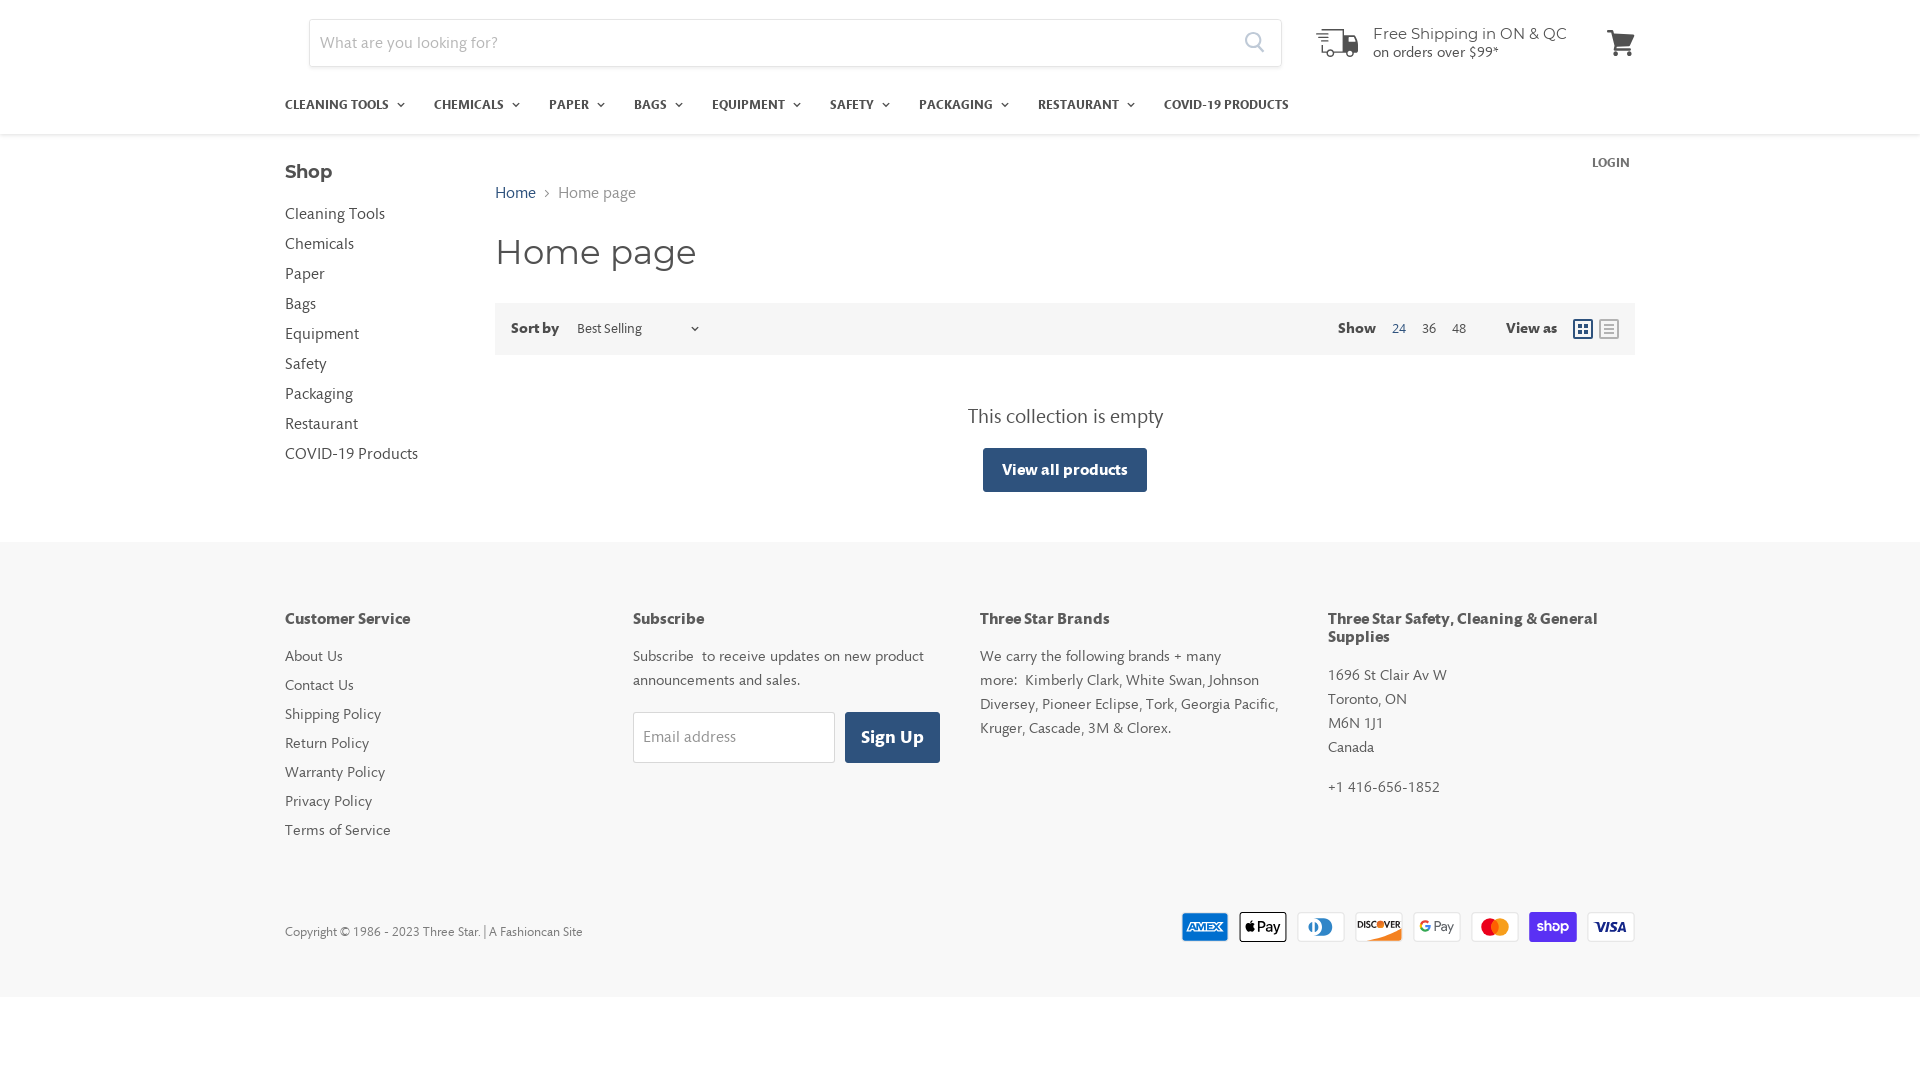 The height and width of the screenshot is (1080, 1920). What do you see at coordinates (417, 104) in the screenshot?
I see `'CHEMICALS'` at bounding box center [417, 104].